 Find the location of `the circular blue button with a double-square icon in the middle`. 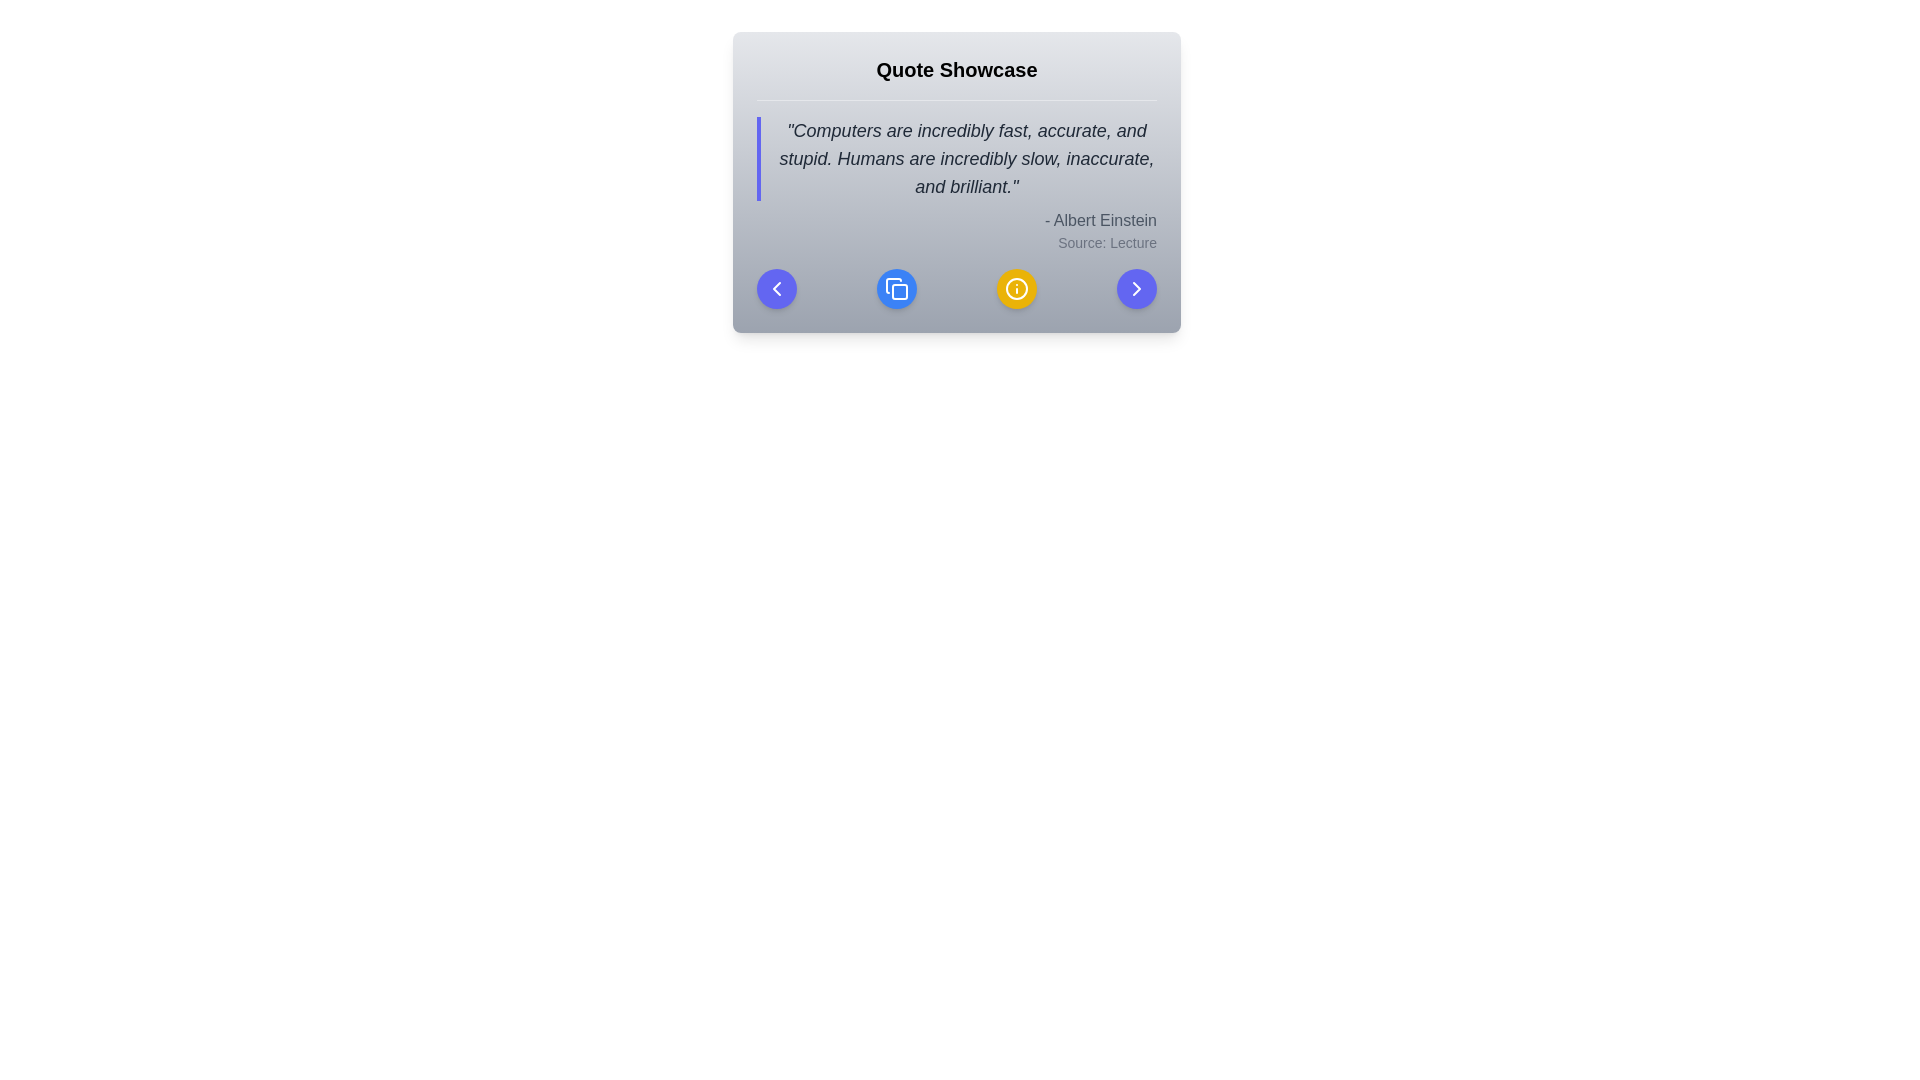

the circular blue button with a double-square icon in the middle is located at coordinates (896, 289).